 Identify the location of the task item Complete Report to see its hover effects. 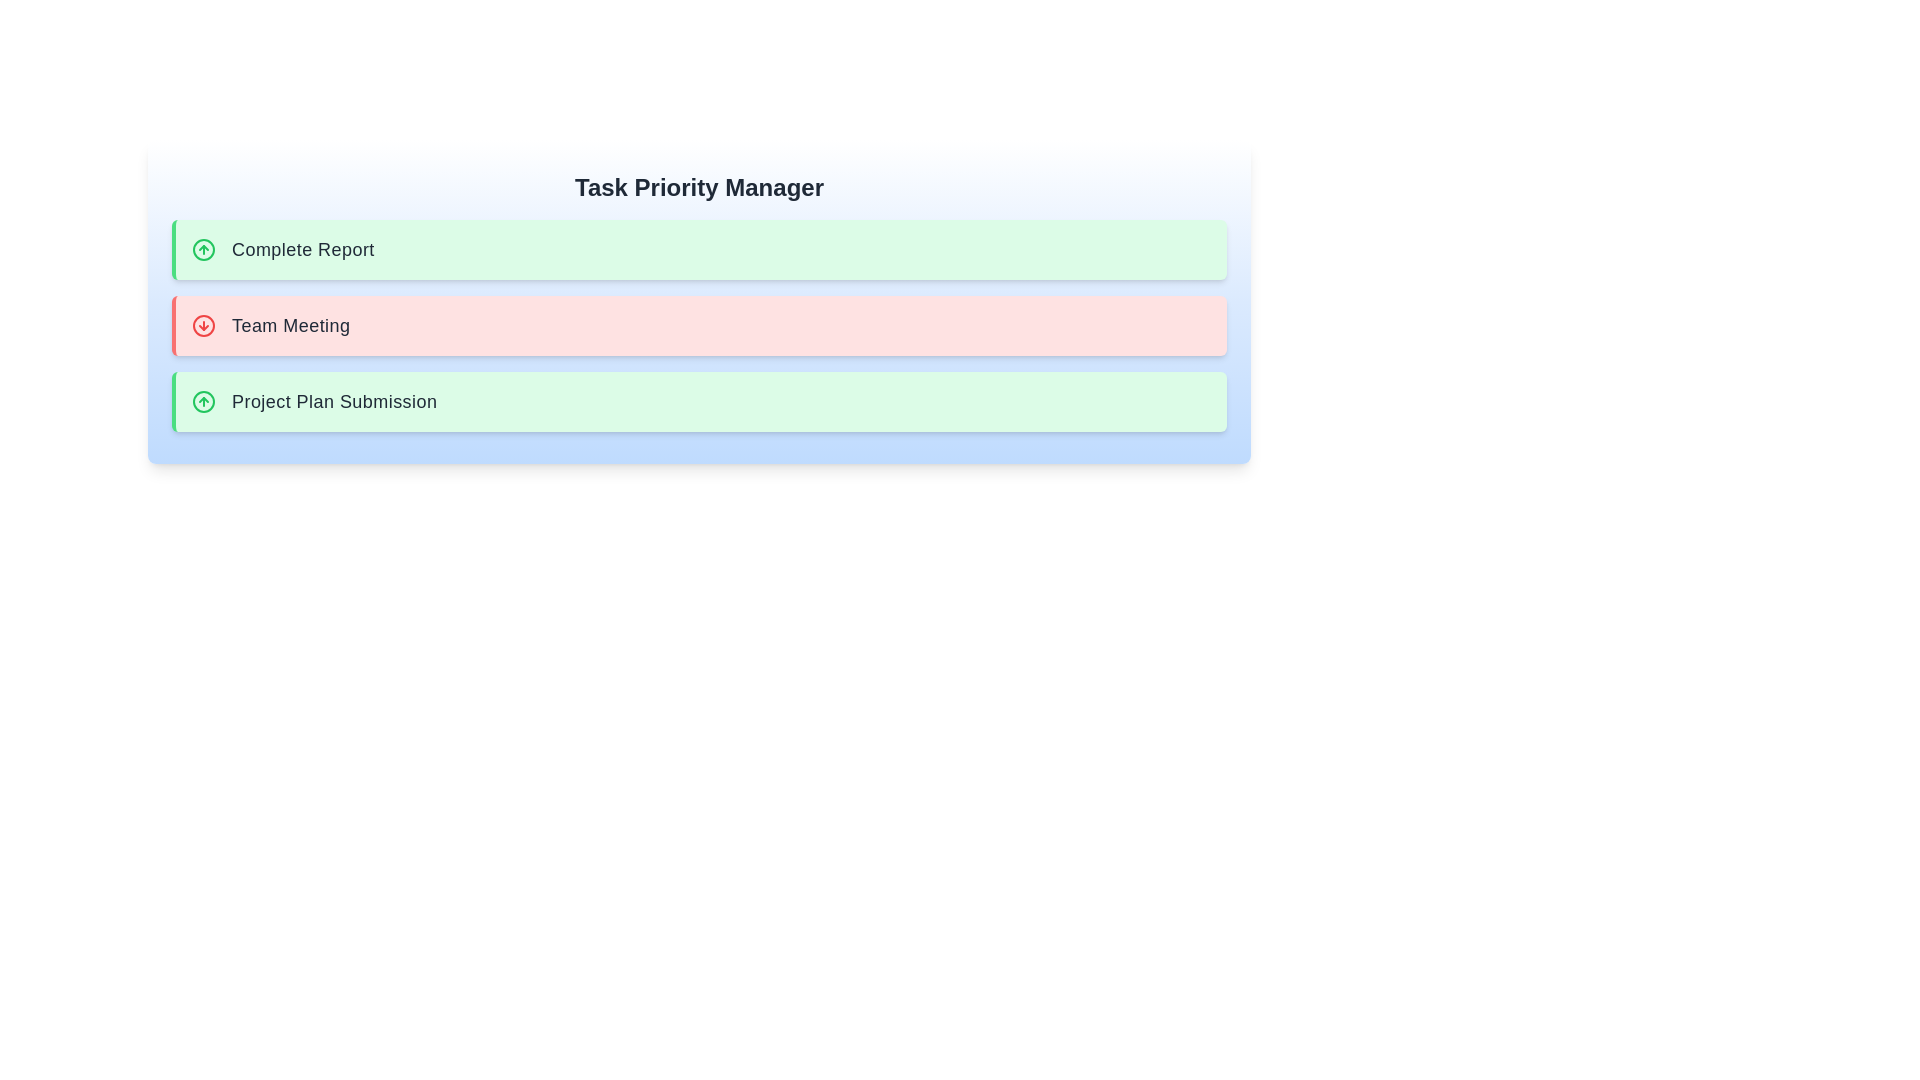
(699, 249).